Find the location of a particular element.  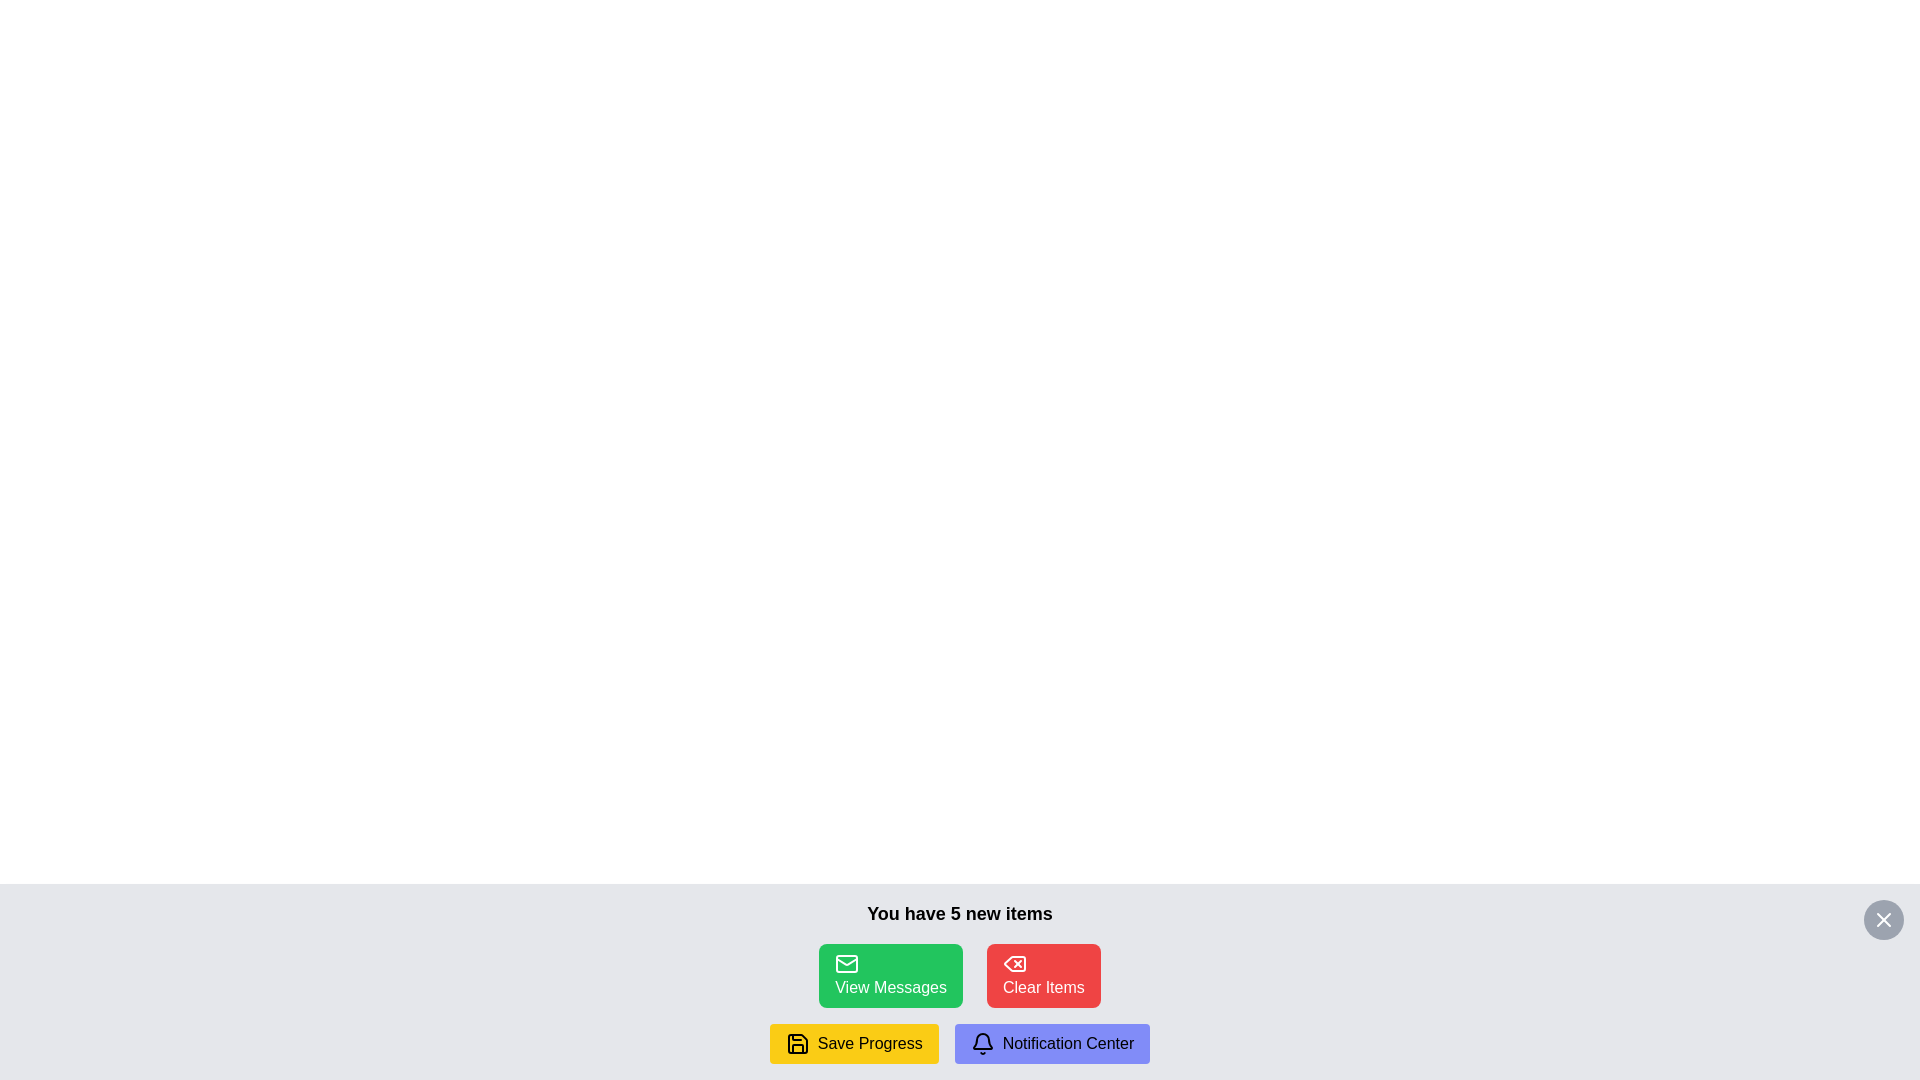

the red 'Clear Items' button with rounded corners, labeled in white text is located at coordinates (1042, 974).